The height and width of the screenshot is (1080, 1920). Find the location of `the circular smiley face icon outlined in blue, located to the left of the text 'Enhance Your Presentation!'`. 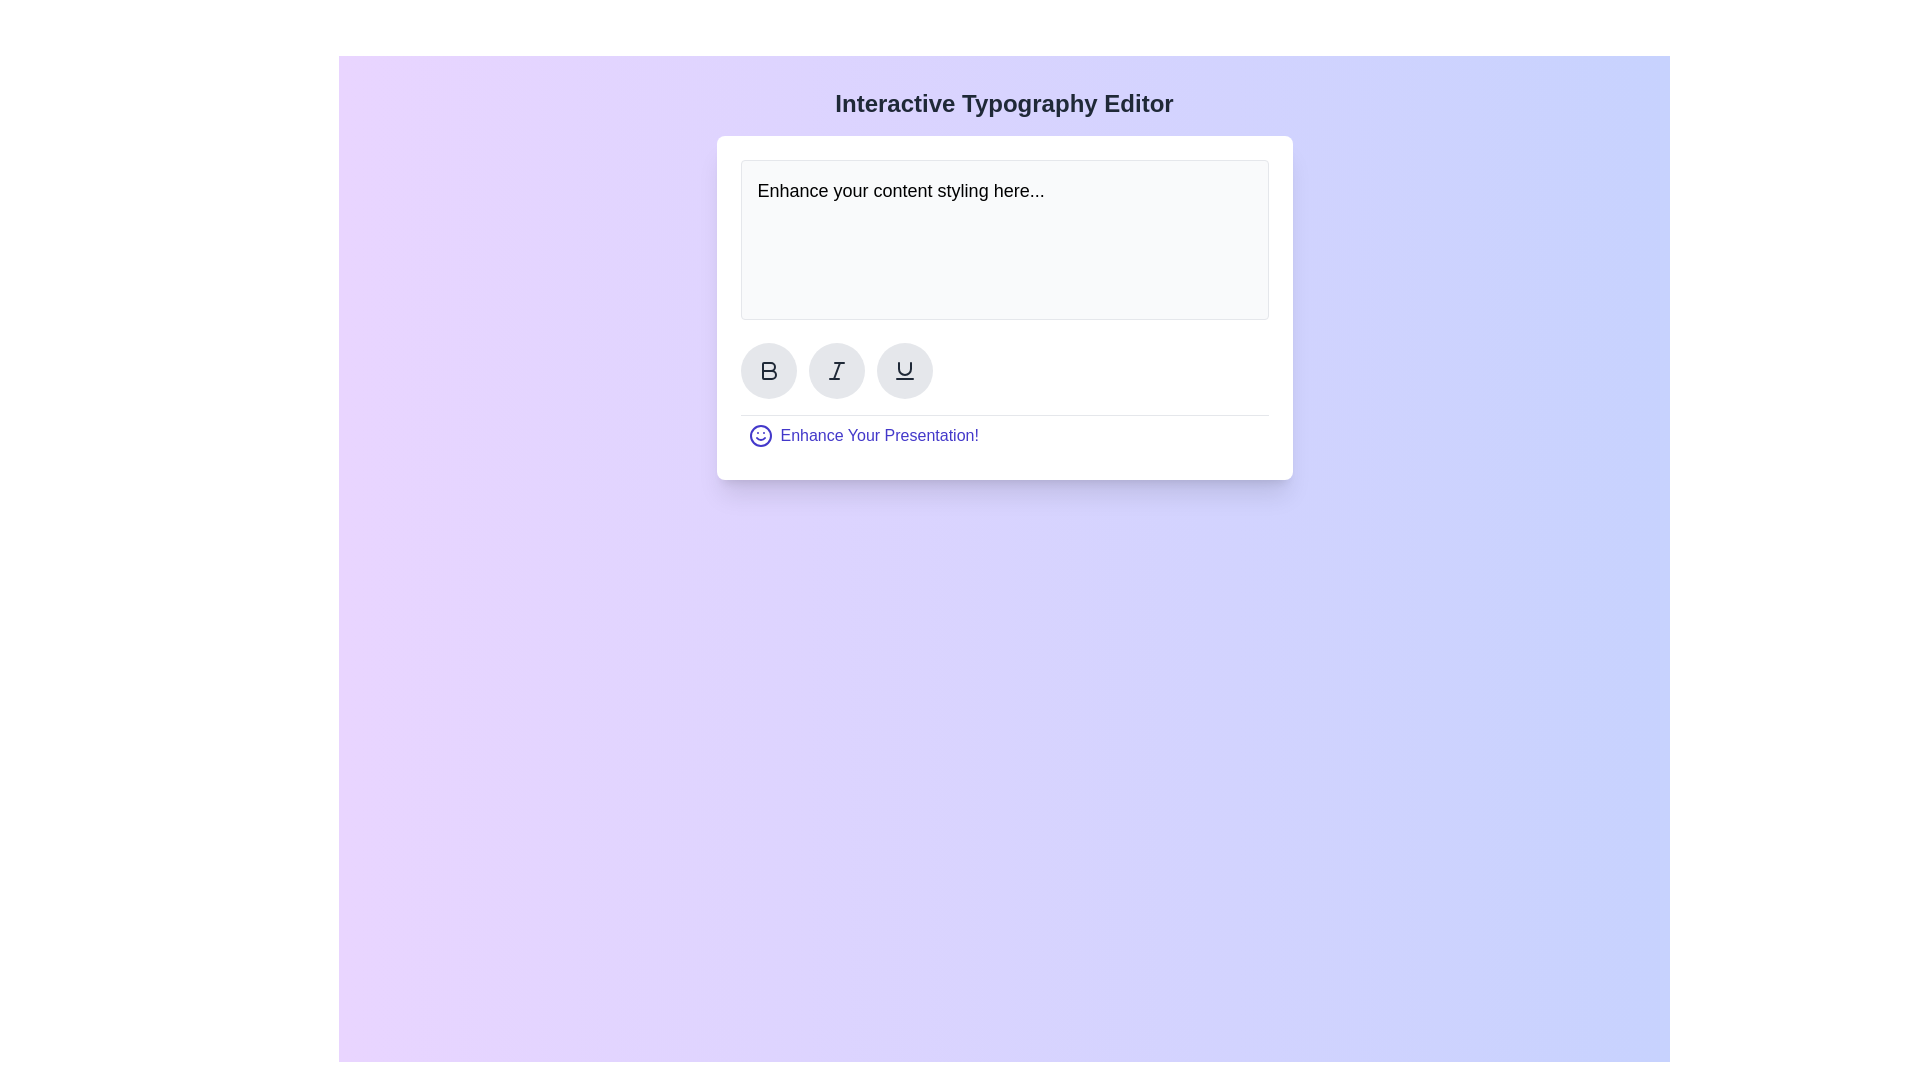

the circular smiley face icon outlined in blue, located to the left of the text 'Enhance Your Presentation!' is located at coordinates (759, 434).